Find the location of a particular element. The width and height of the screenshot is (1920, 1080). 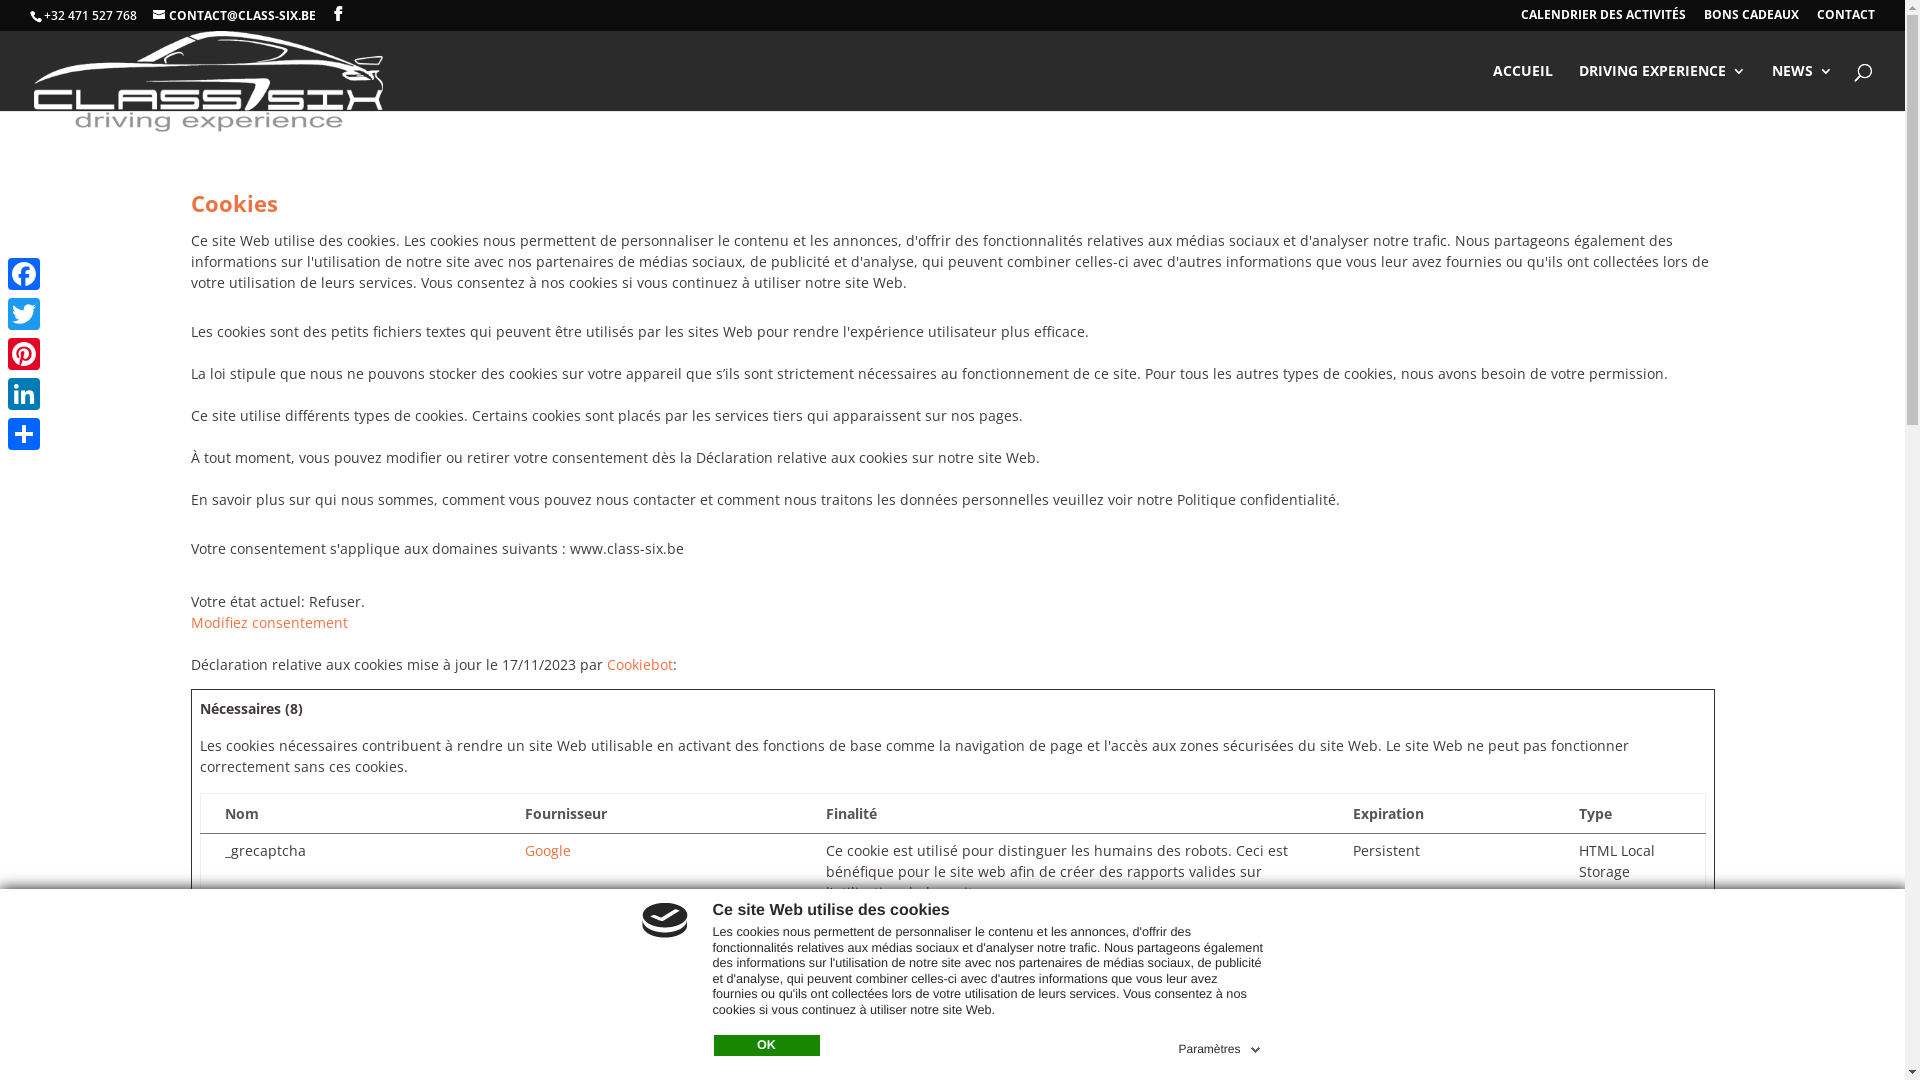

'Partager' is located at coordinates (24, 433).